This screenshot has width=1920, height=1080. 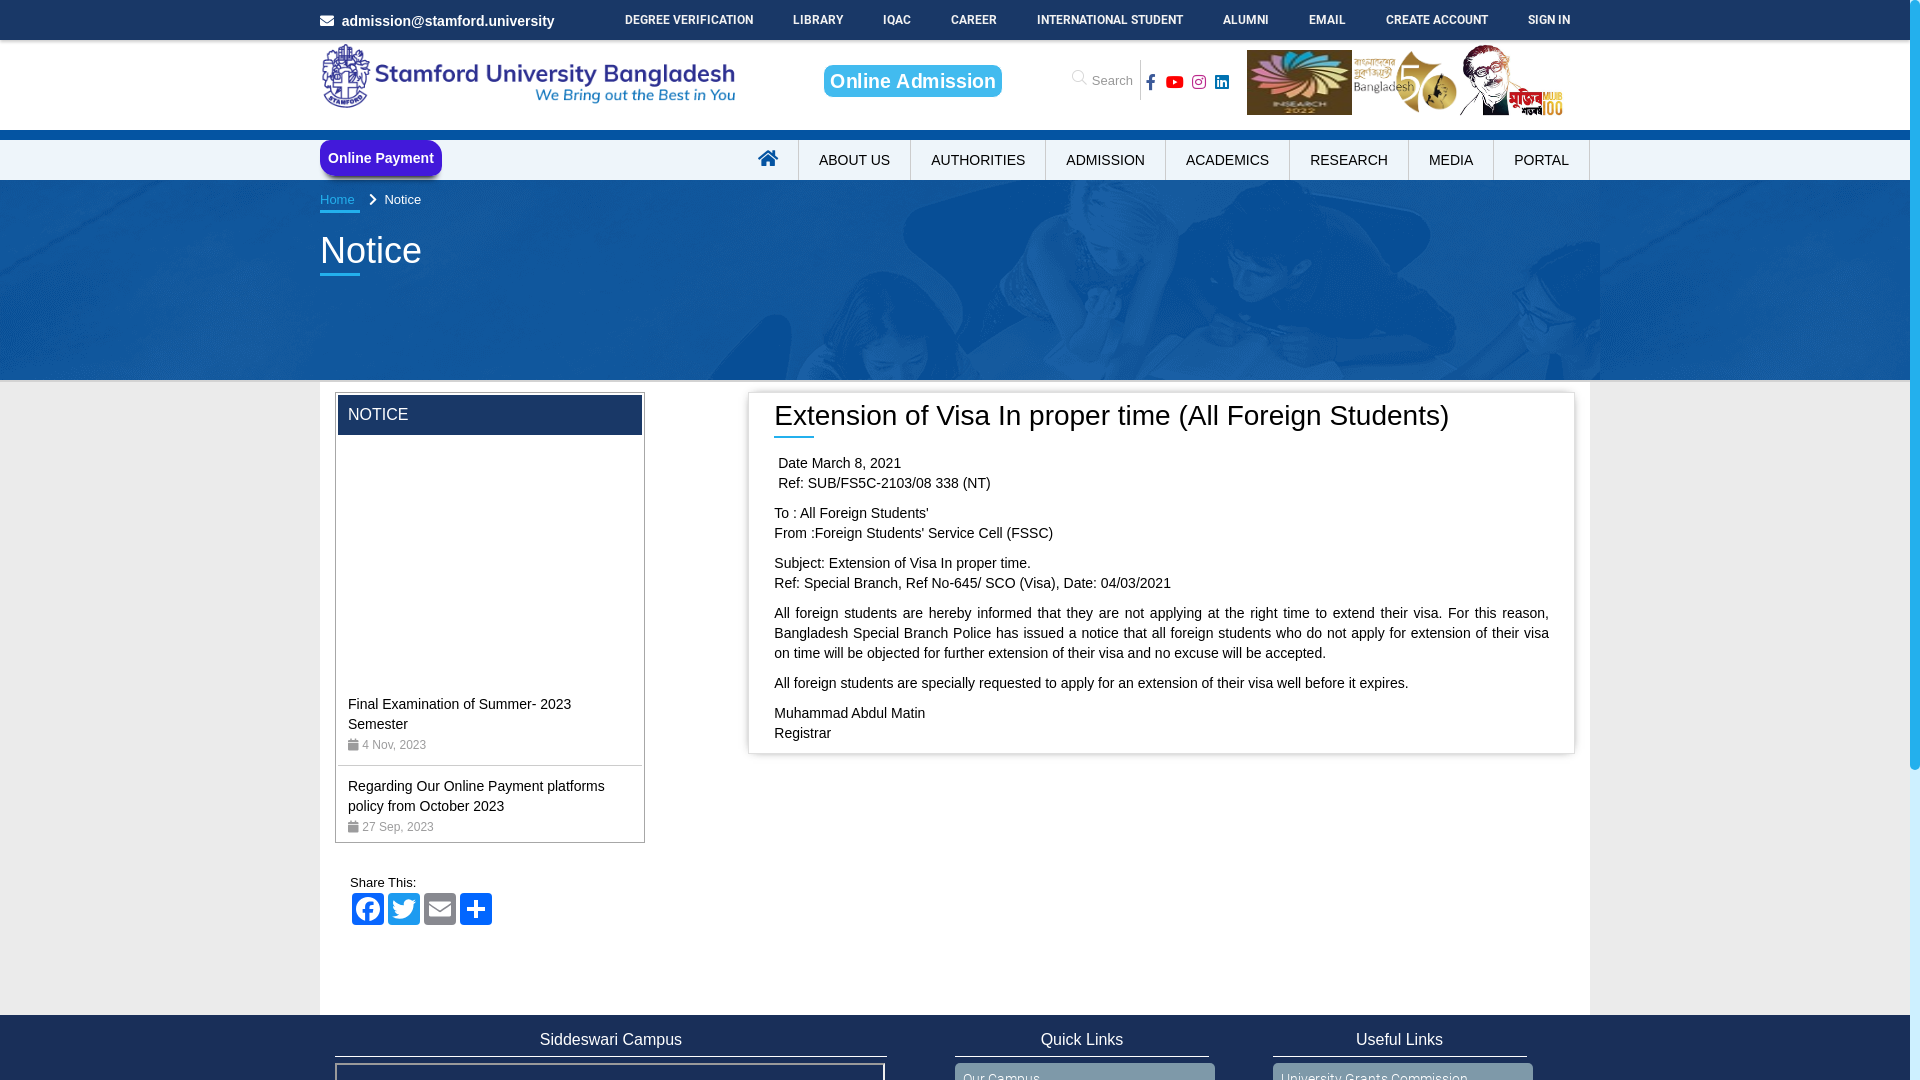 I want to click on 'ACADEMICS', so click(x=1227, y=158).